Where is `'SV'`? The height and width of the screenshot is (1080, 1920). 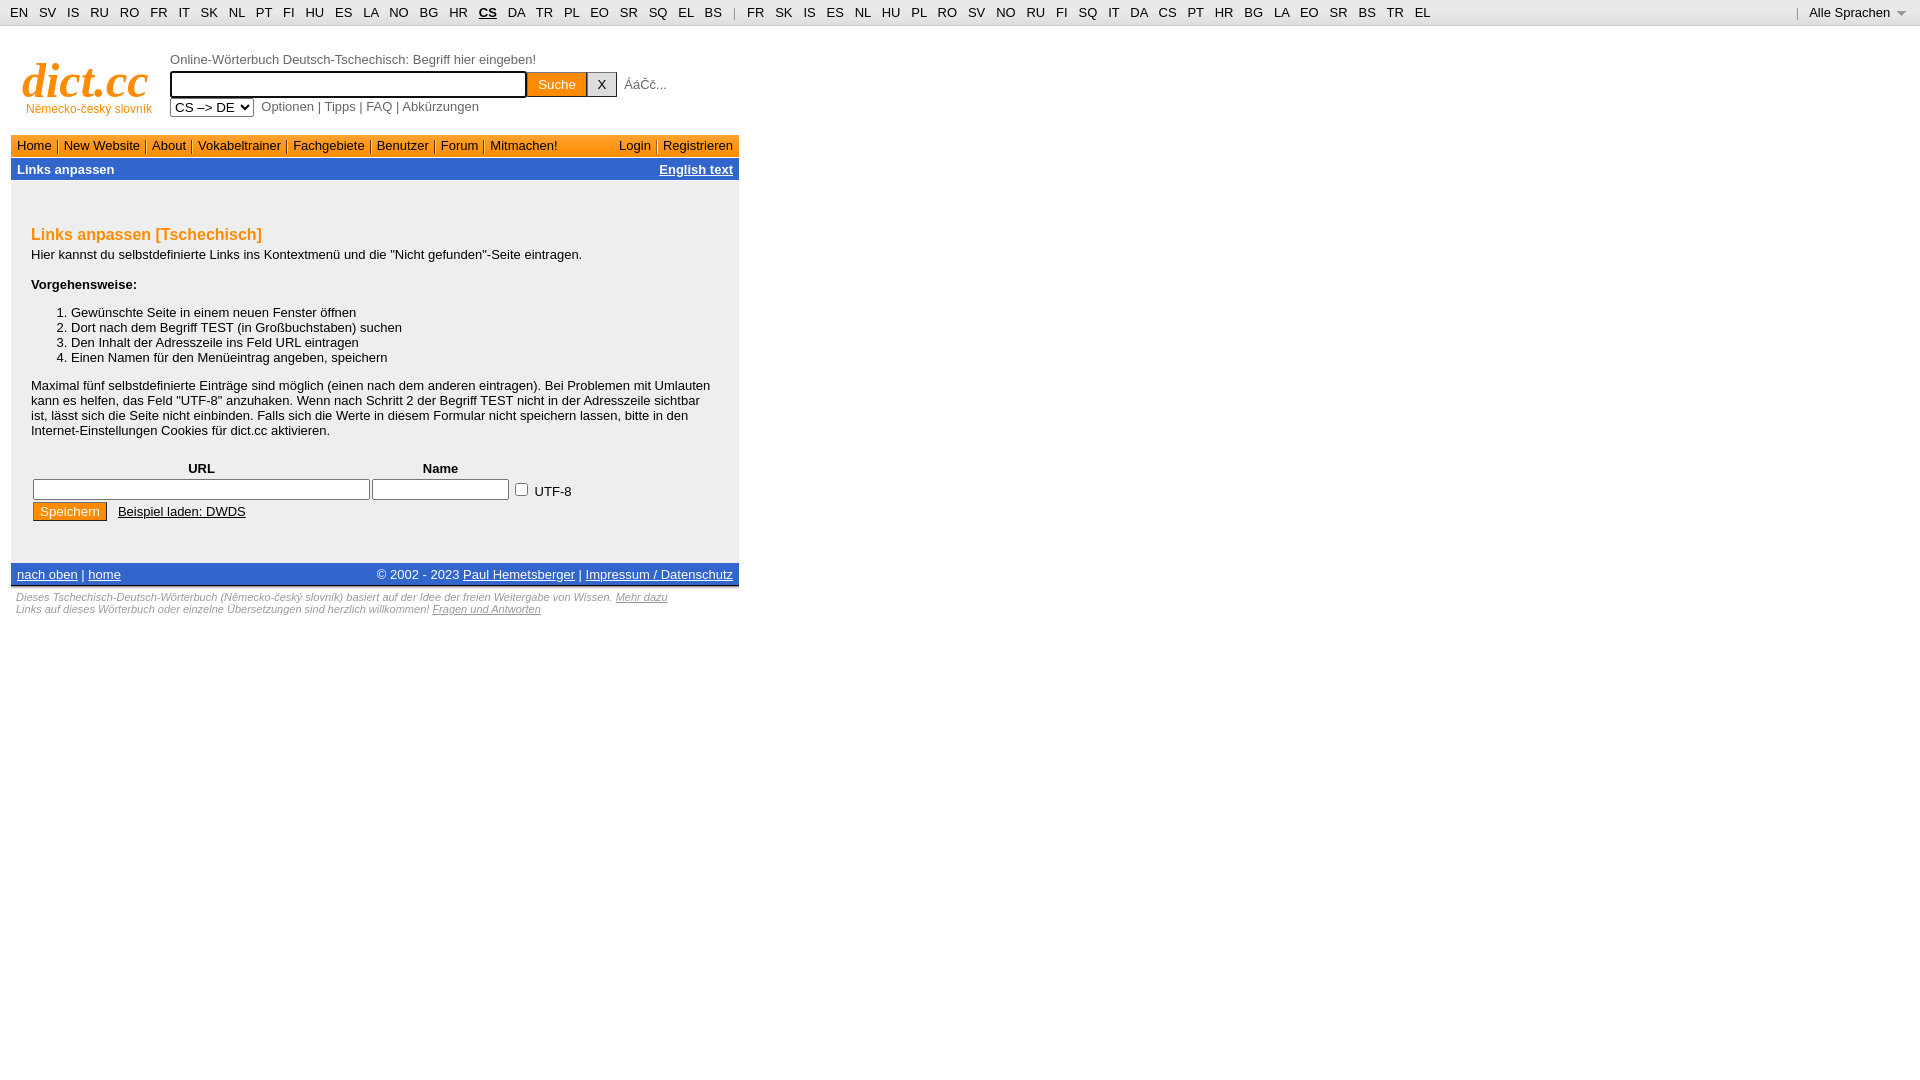 'SV' is located at coordinates (47, 12).